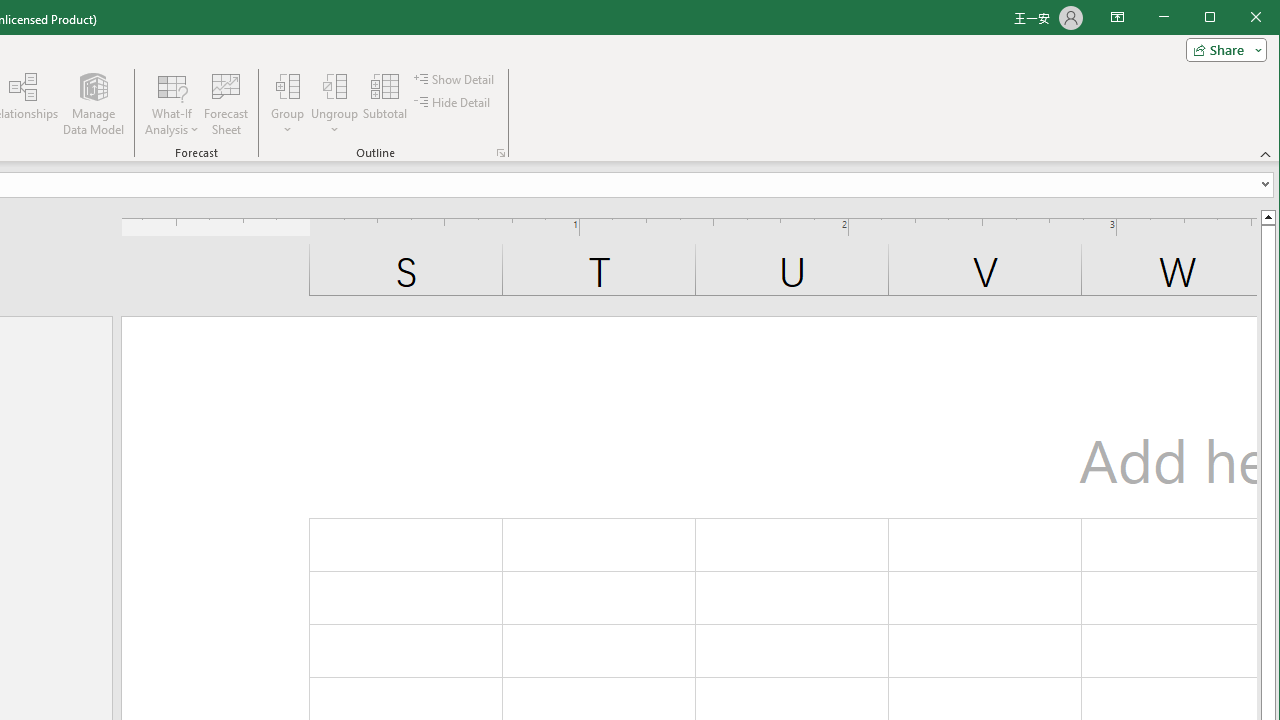 The height and width of the screenshot is (720, 1280). I want to click on 'Line up', so click(1267, 216).